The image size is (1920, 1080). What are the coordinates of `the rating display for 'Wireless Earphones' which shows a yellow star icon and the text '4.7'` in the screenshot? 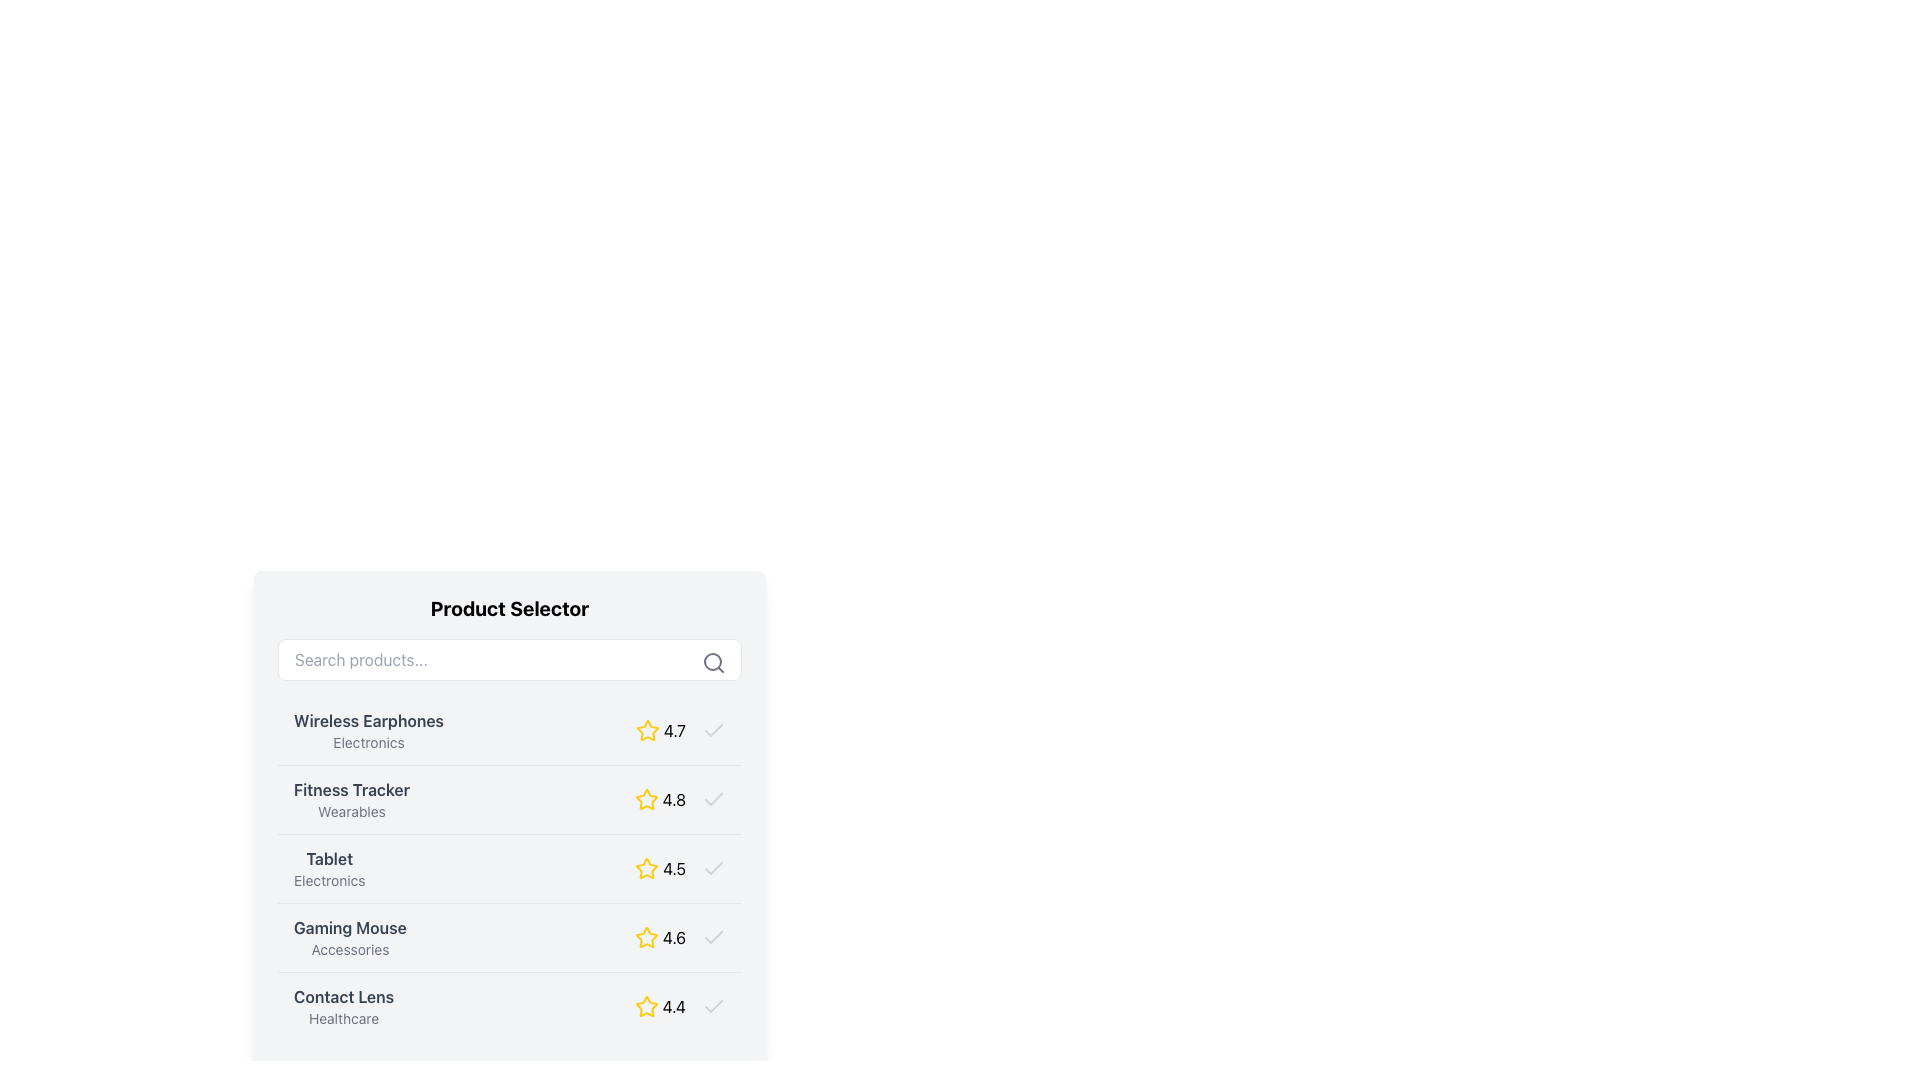 It's located at (681, 731).